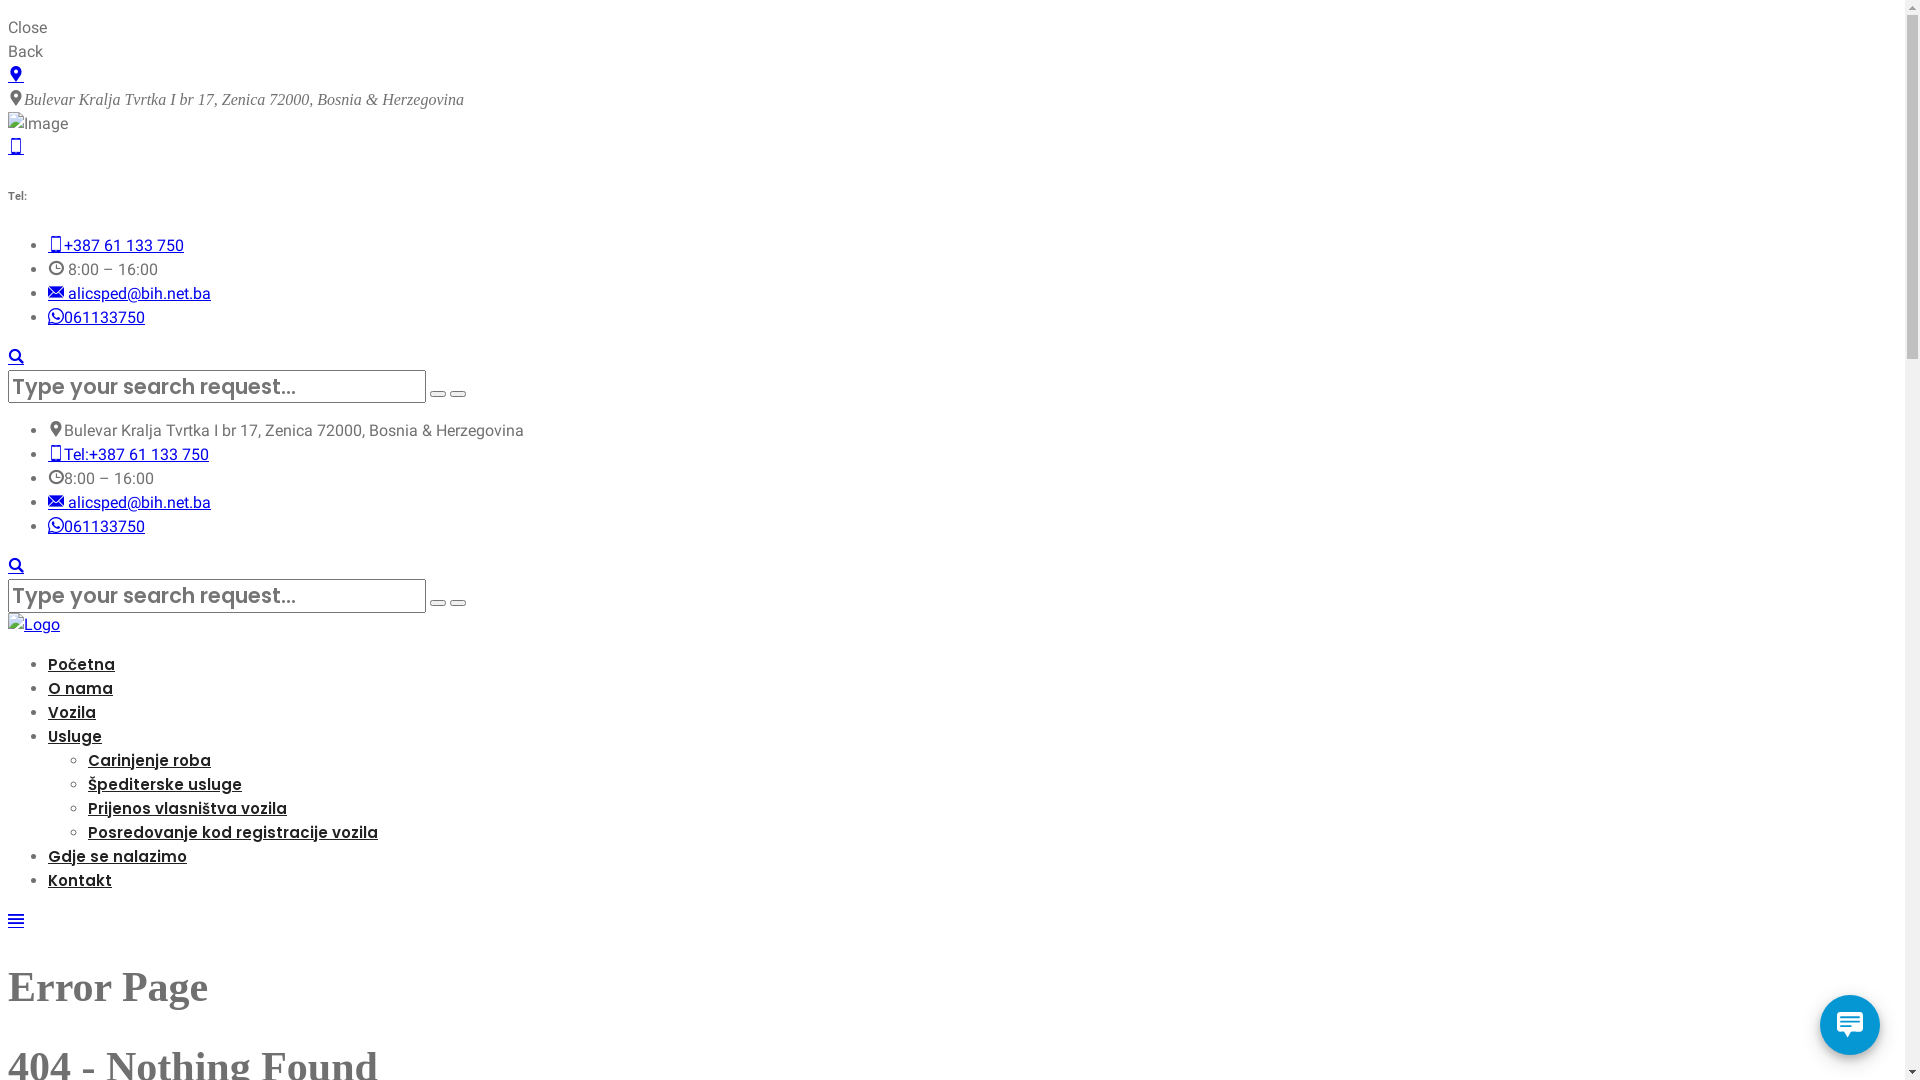 This screenshot has height=1080, width=1920. Describe the element at coordinates (75, 736) in the screenshot. I see `'Usluge'` at that location.